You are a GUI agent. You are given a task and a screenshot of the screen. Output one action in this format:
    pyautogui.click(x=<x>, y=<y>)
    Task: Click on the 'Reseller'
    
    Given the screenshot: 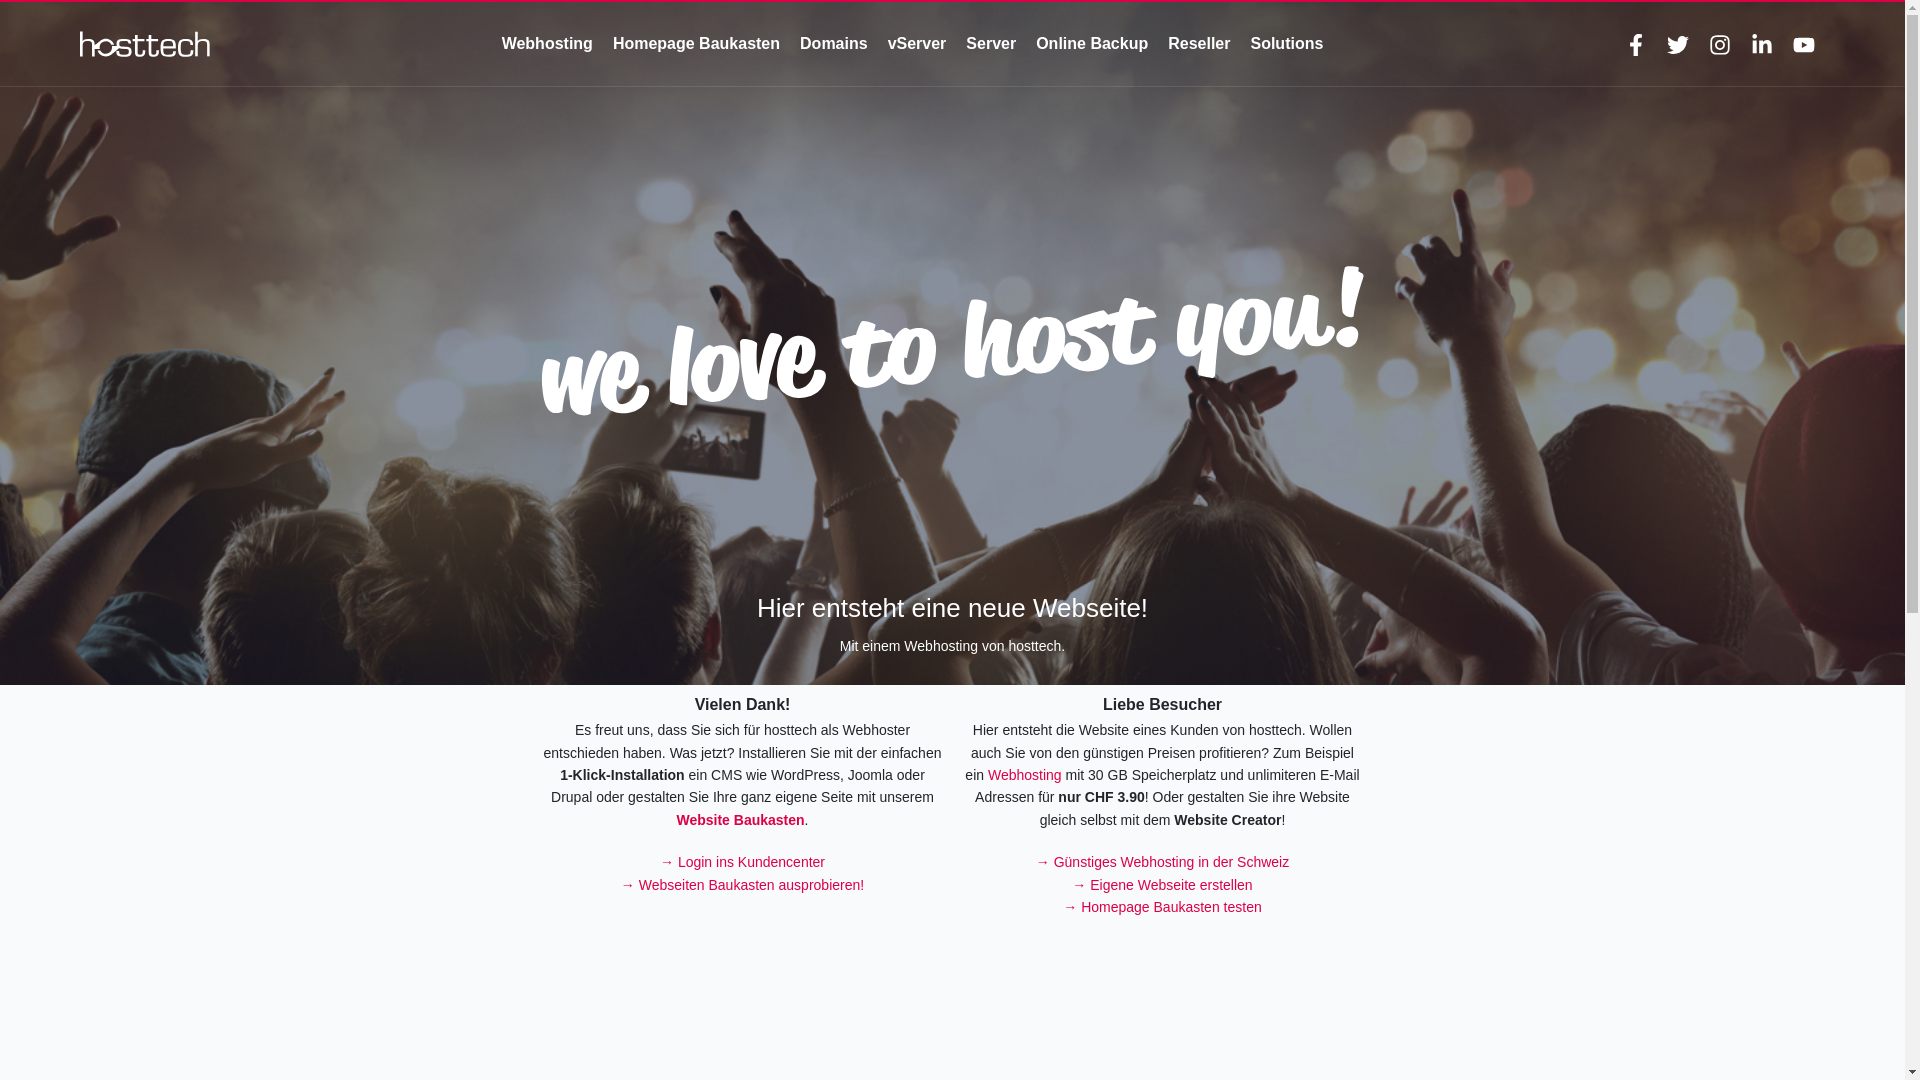 What is the action you would take?
    pyautogui.click(x=1199, y=43)
    